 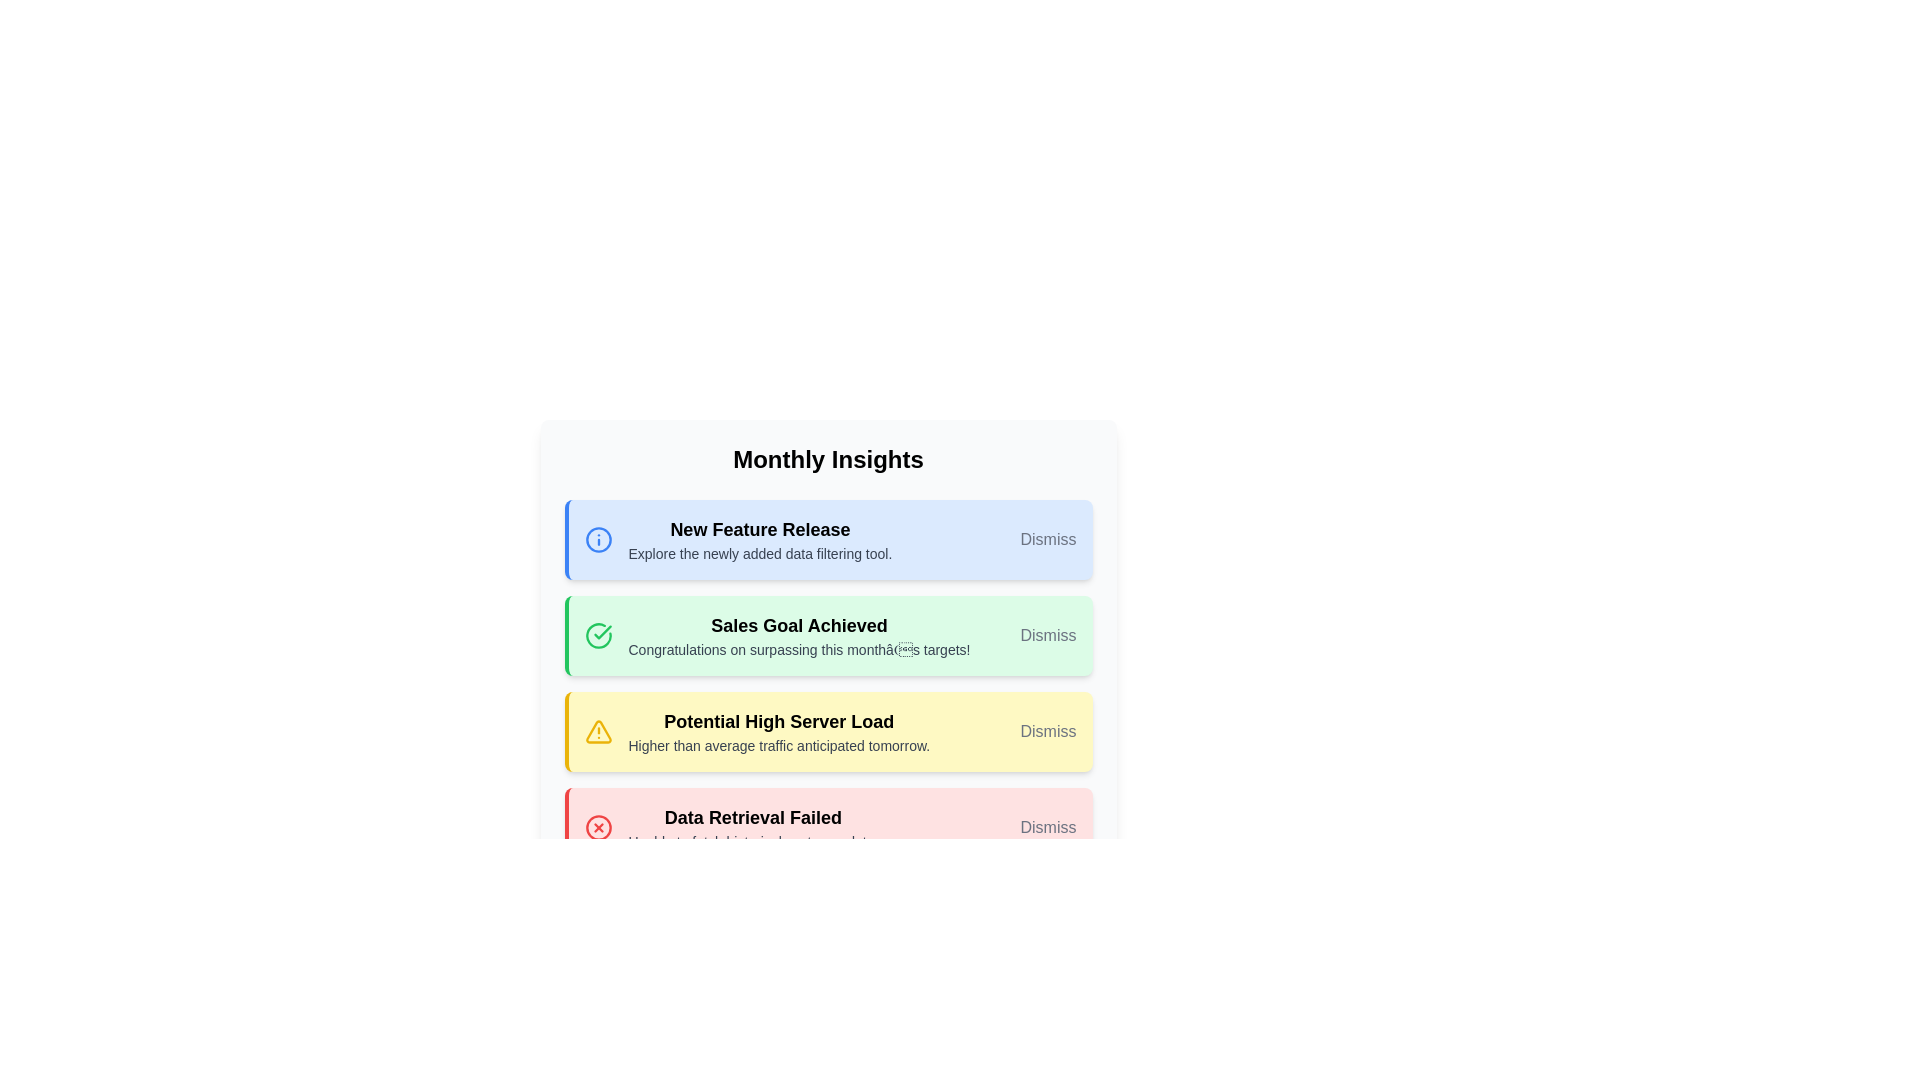 I want to click on the checkmark icon indicating 'Sales Goal Achieved' in the 'Monthly Insights' panel, which is a green stroke-styled checkmark enclosed within a circular outline, so click(x=601, y=632).